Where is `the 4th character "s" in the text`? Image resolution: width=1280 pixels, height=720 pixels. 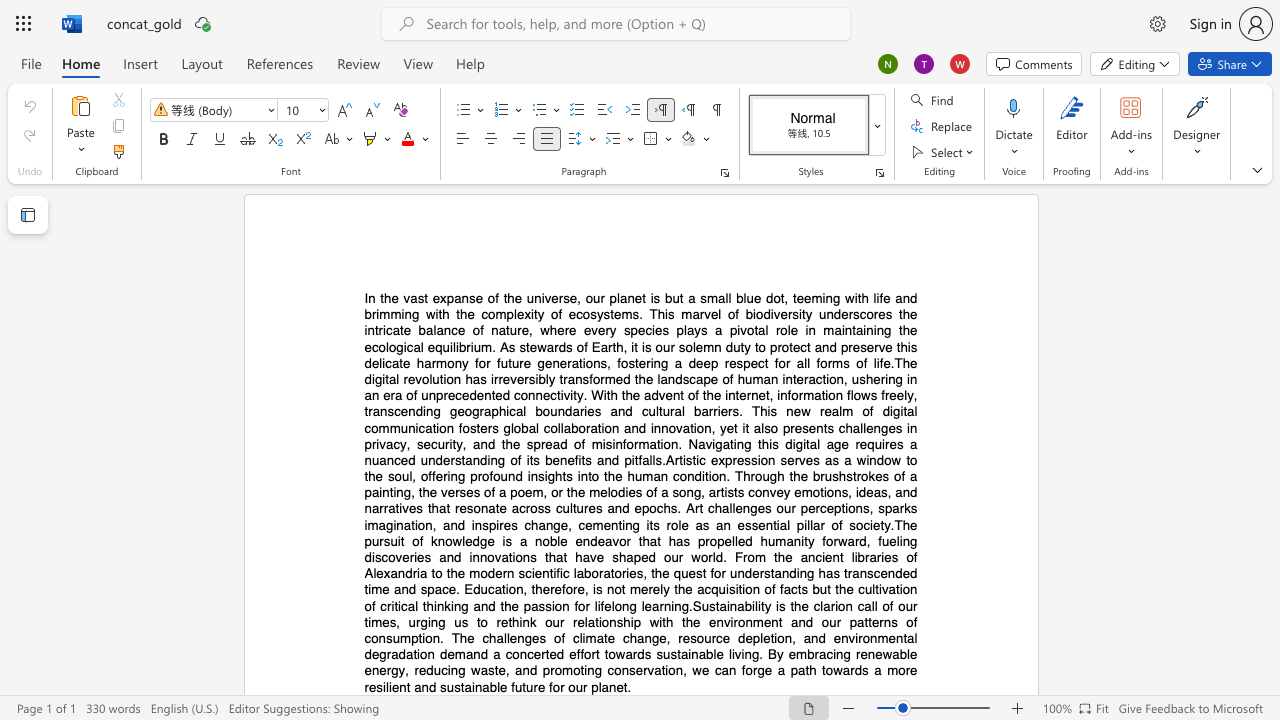 the 4th character "s" in the text is located at coordinates (619, 621).